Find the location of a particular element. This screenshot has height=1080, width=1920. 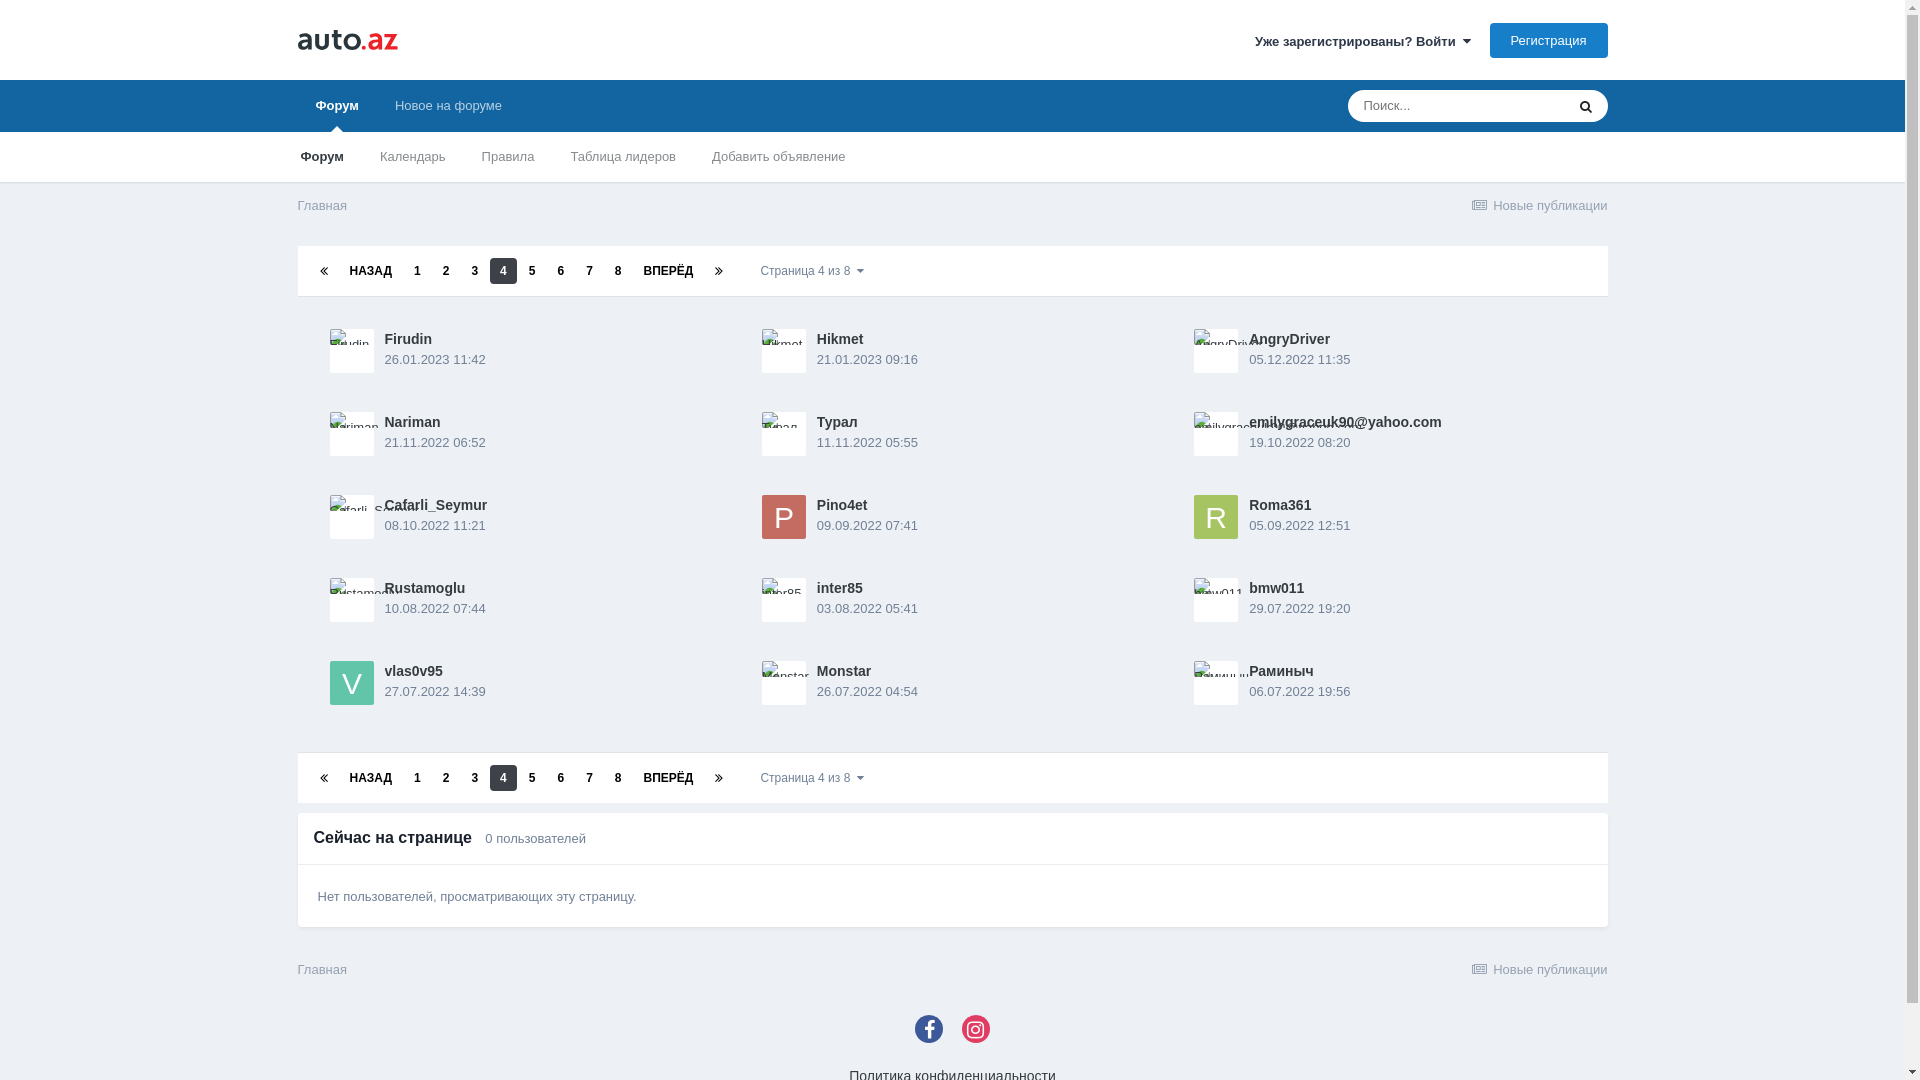

'6' is located at coordinates (560, 775).